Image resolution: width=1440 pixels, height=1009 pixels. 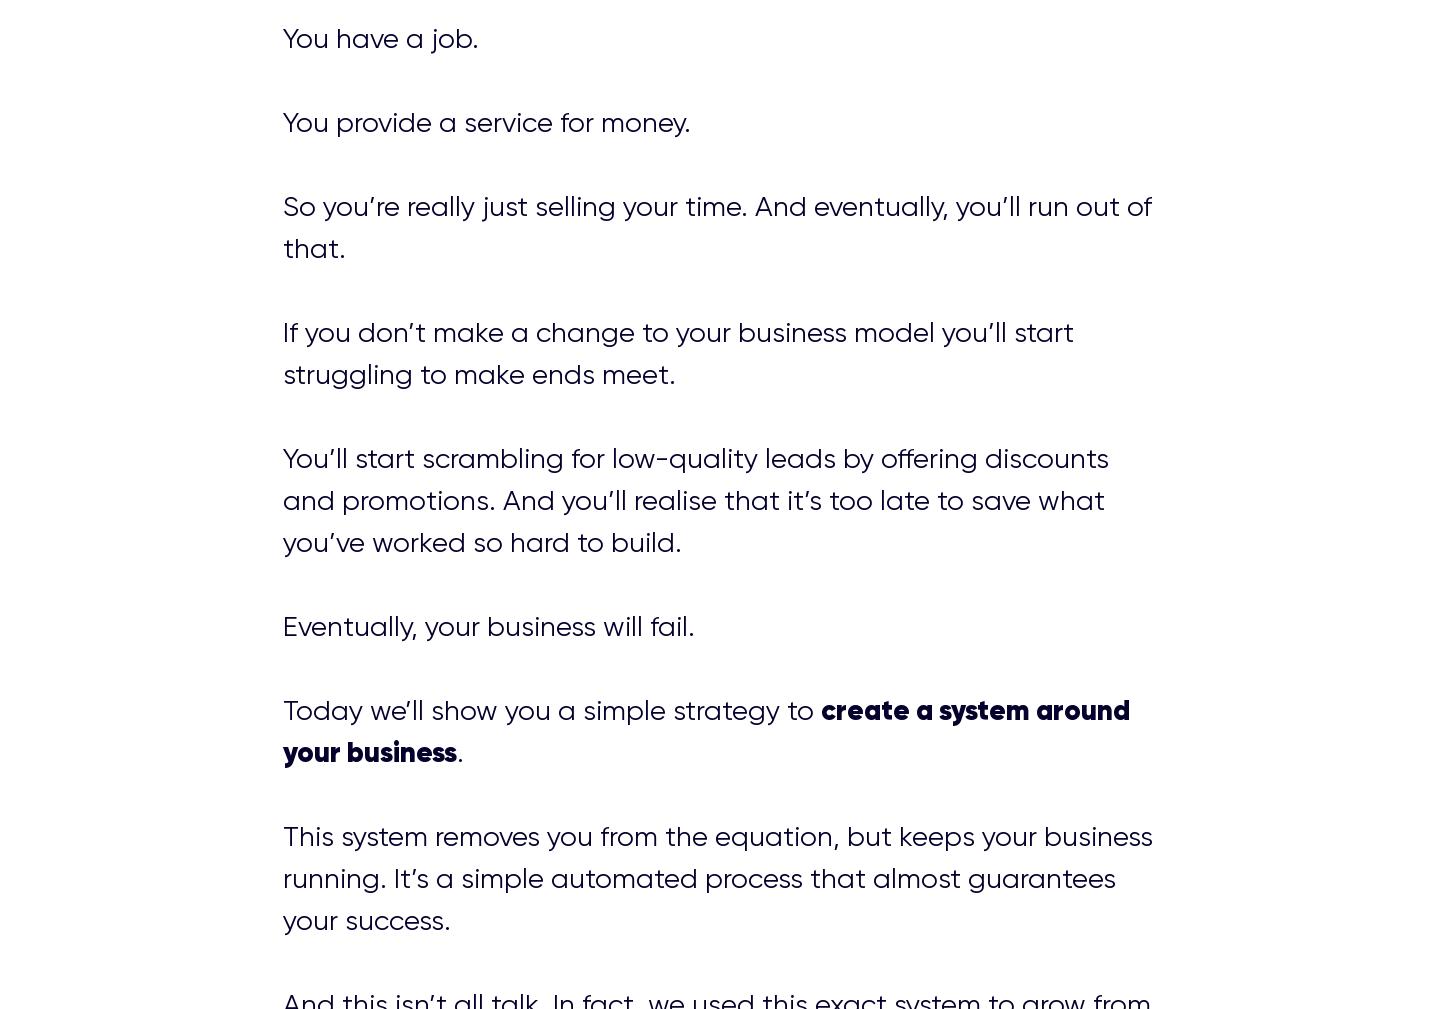 What do you see at coordinates (694, 499) in the screenshot?
I see `'You’ll start scrambling for low-quality leads by offering discounts and promotions. And you’ll realise that it’s too late to save what you’ve worked so hard to build.'` at bounding box center [694, 499].